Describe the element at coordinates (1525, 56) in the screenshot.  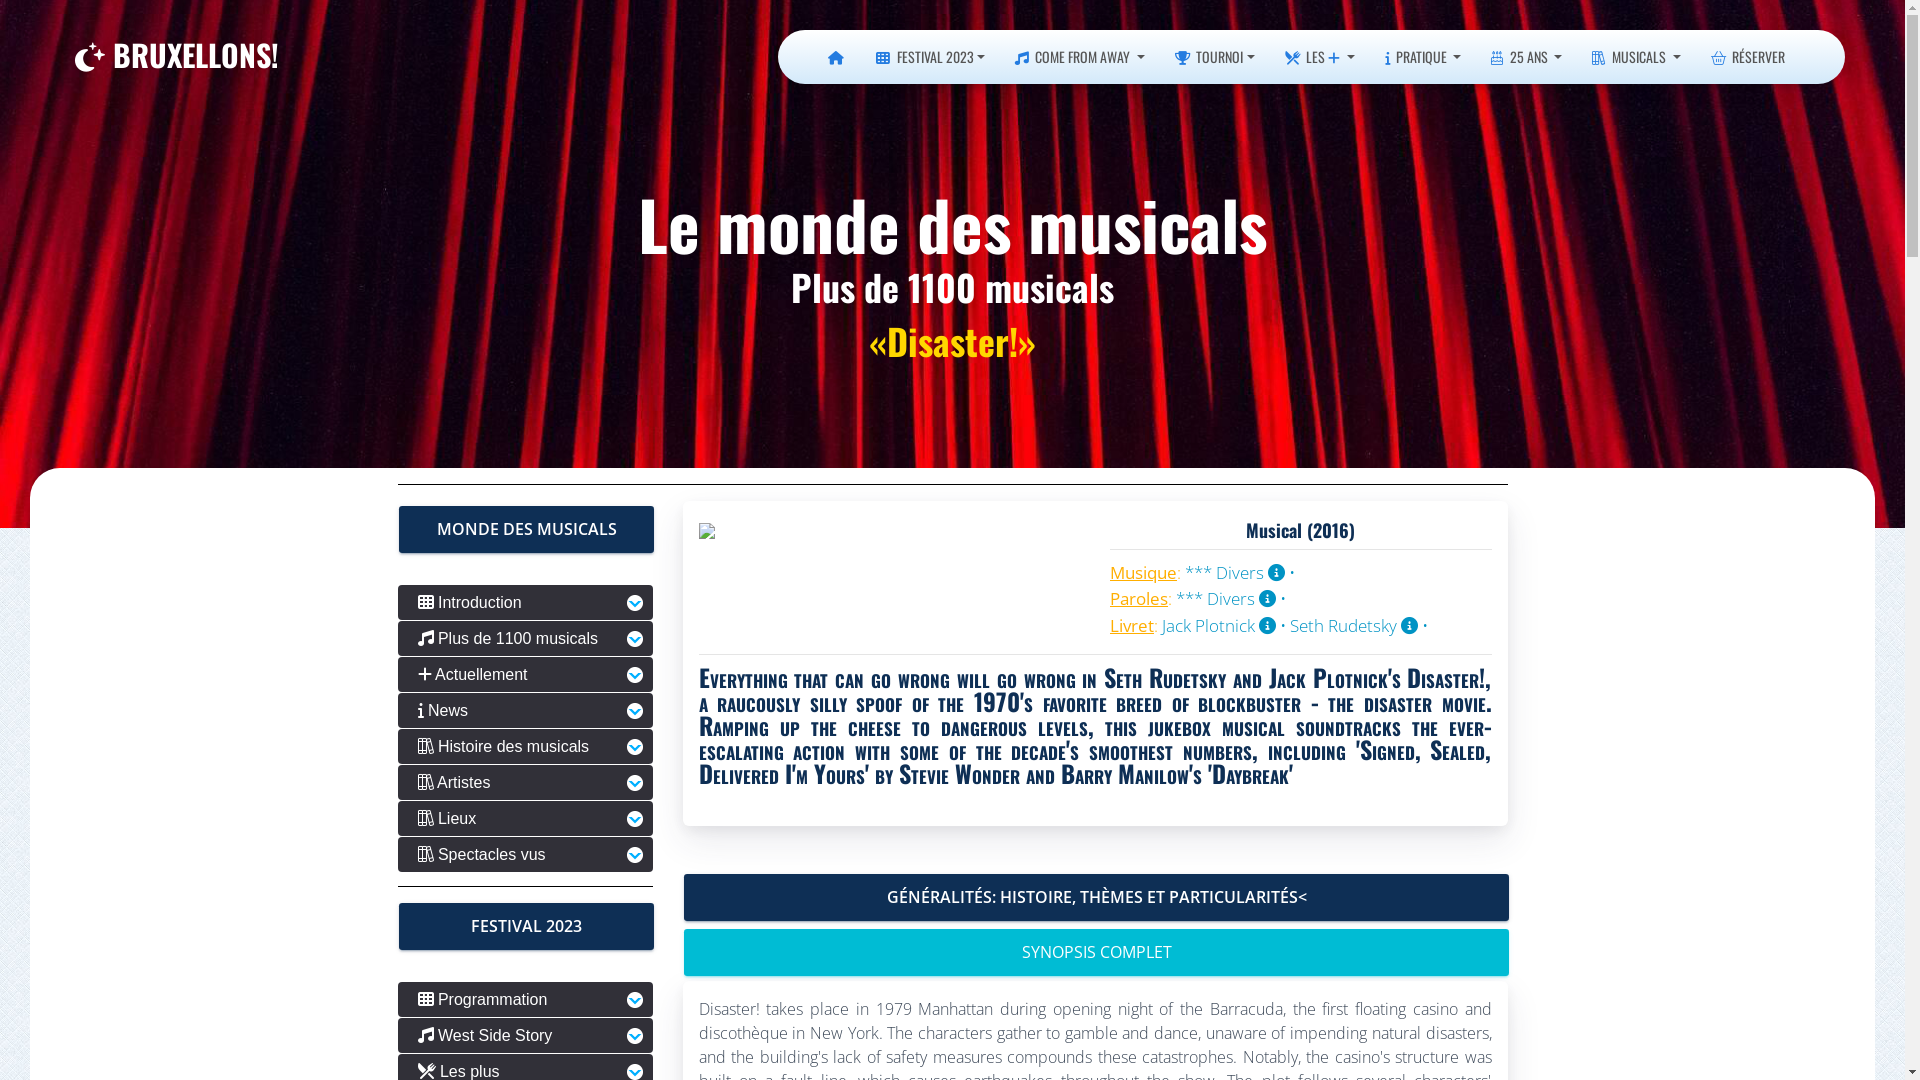
I see `'25 ANS'` at that location.